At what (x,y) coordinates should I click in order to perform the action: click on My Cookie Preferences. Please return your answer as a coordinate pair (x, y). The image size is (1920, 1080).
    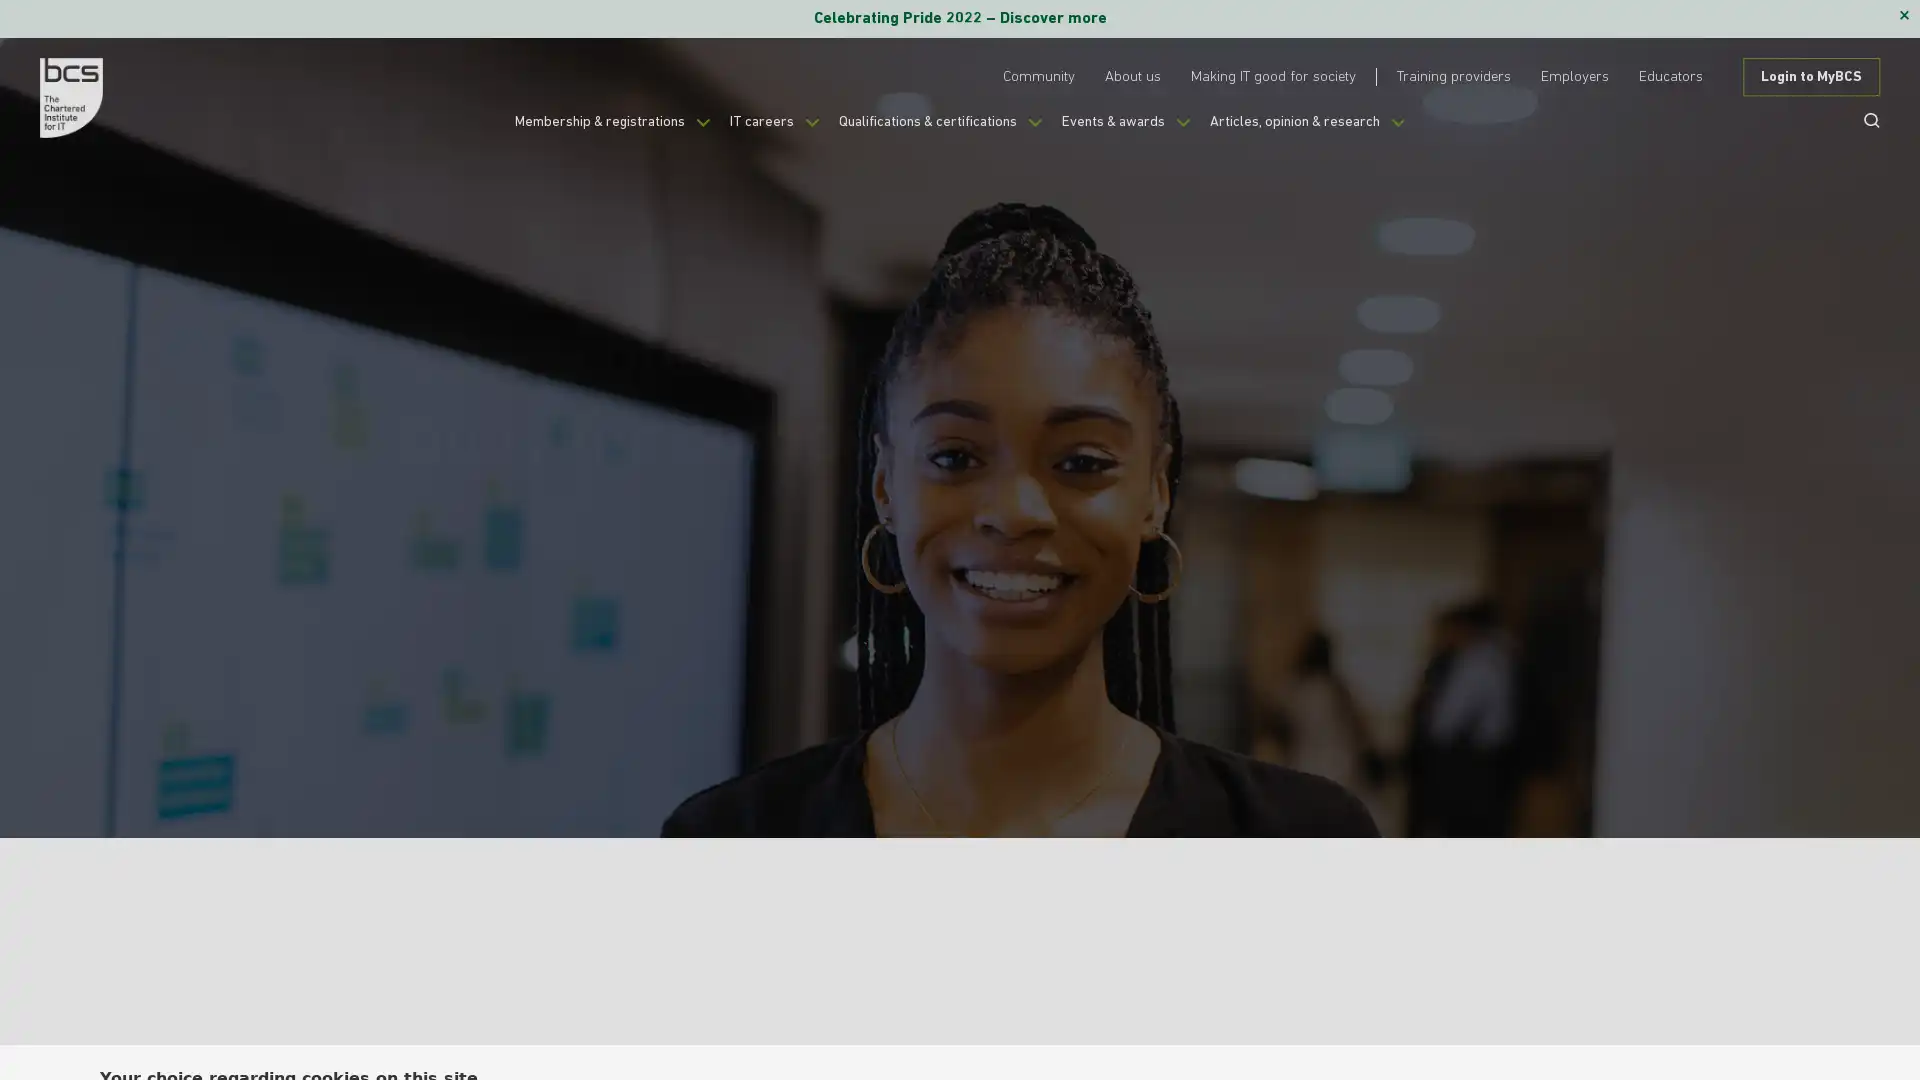
    Looking at the image, I should click on (1702, 1026).